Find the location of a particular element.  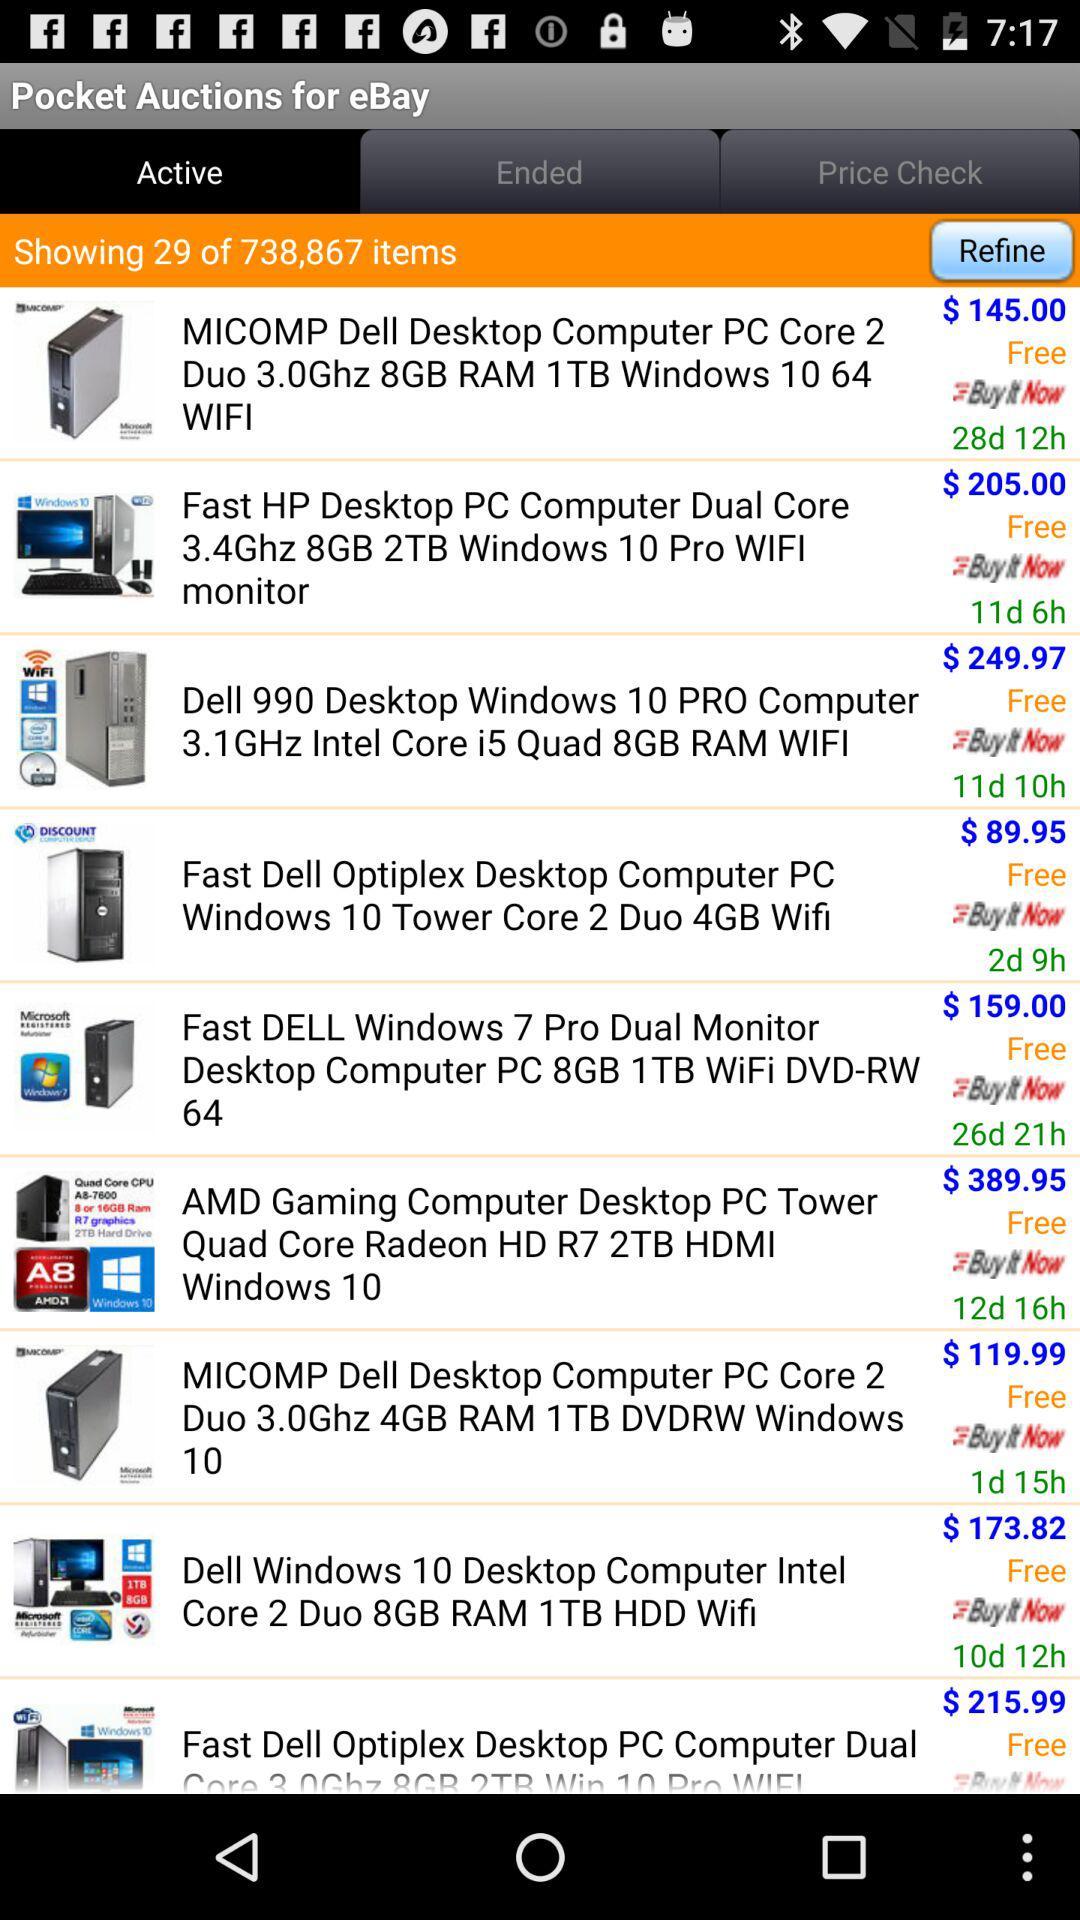

the 28d 12h icon is located at coordinates (1009, 435).